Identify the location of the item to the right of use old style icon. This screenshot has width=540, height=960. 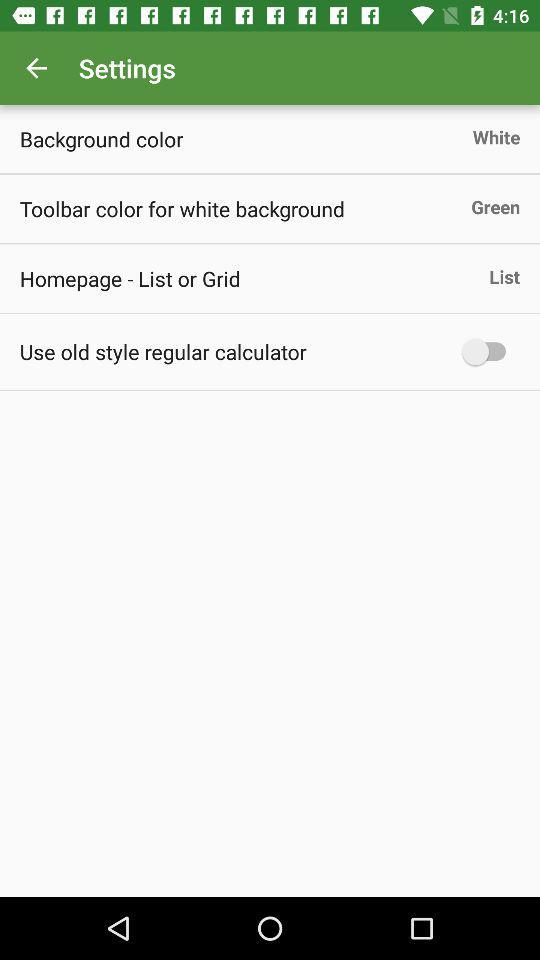
(488, 351).